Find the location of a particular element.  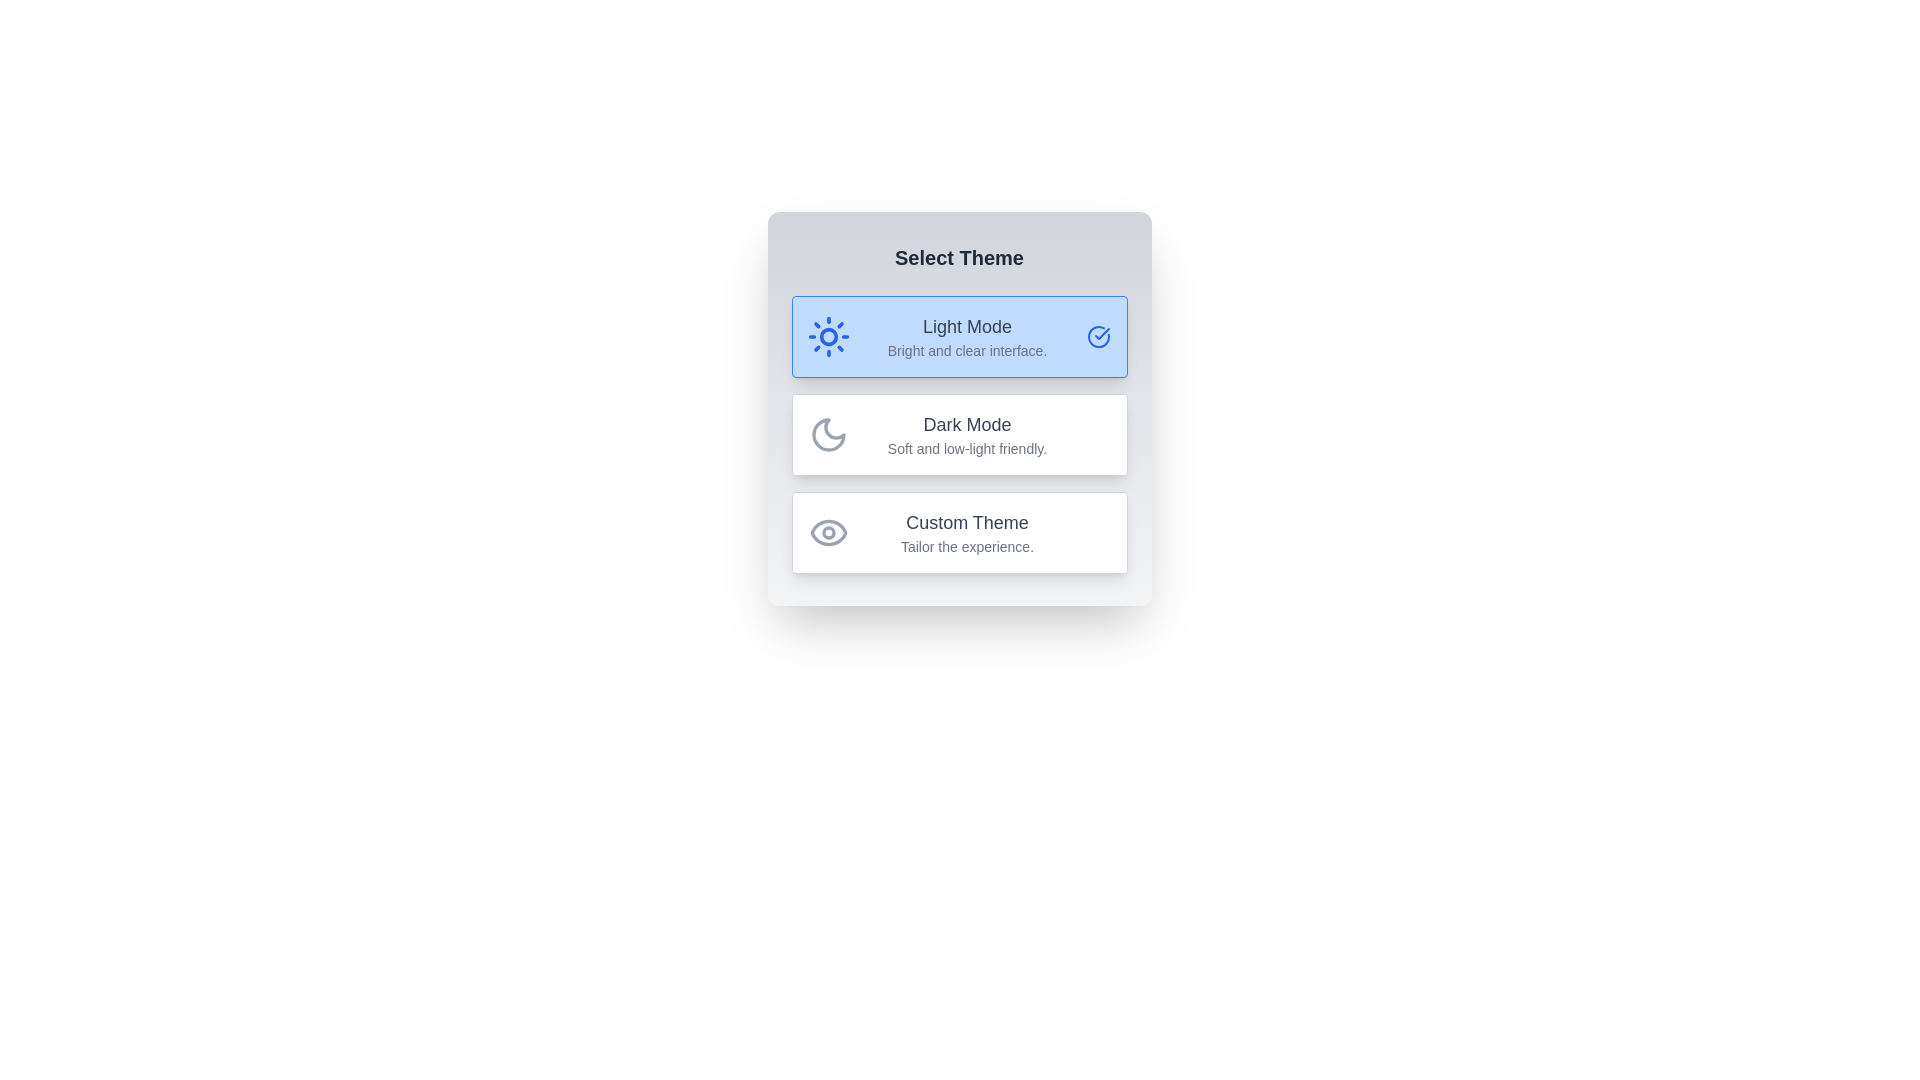

the small circle within the sun icon that symbolizes the 'Light Mode' option in the theme selection panel is located at coordinates (828, 335).